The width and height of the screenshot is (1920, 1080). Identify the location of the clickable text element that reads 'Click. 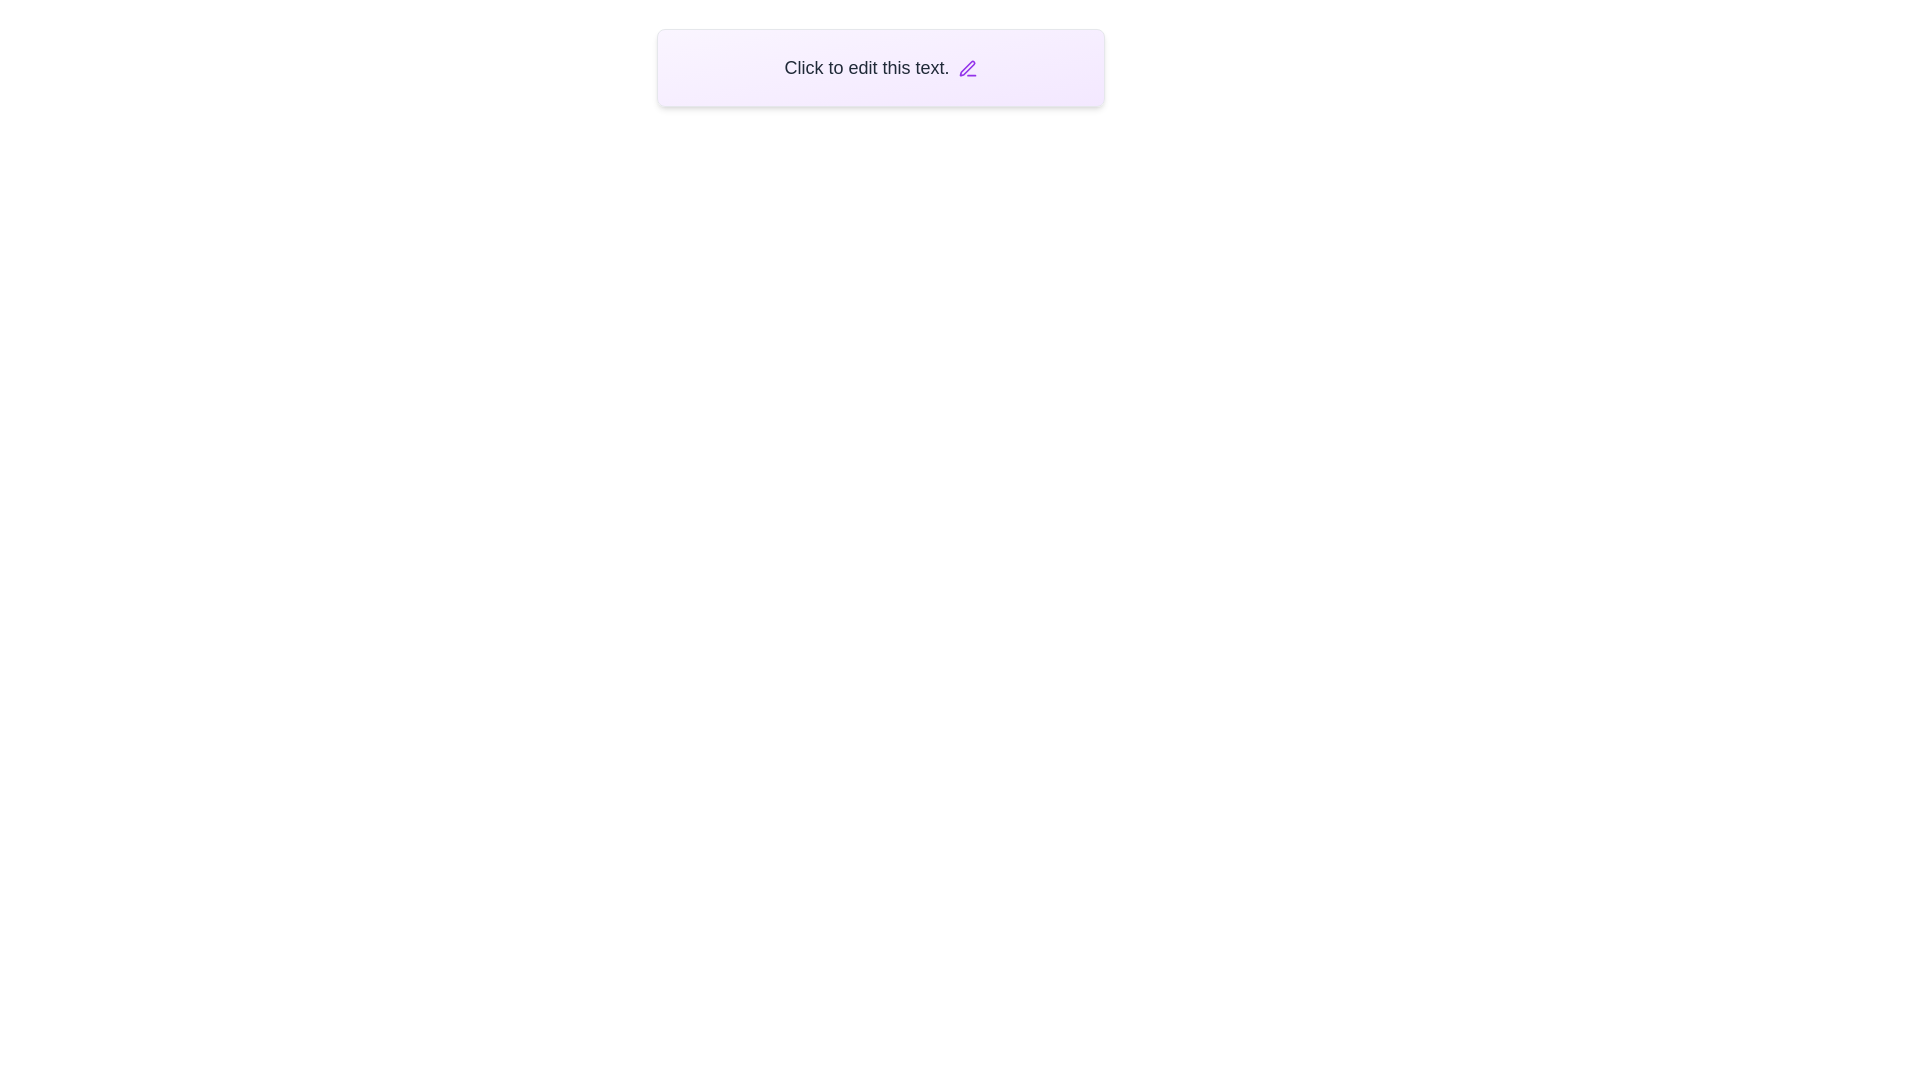
(880, 67).